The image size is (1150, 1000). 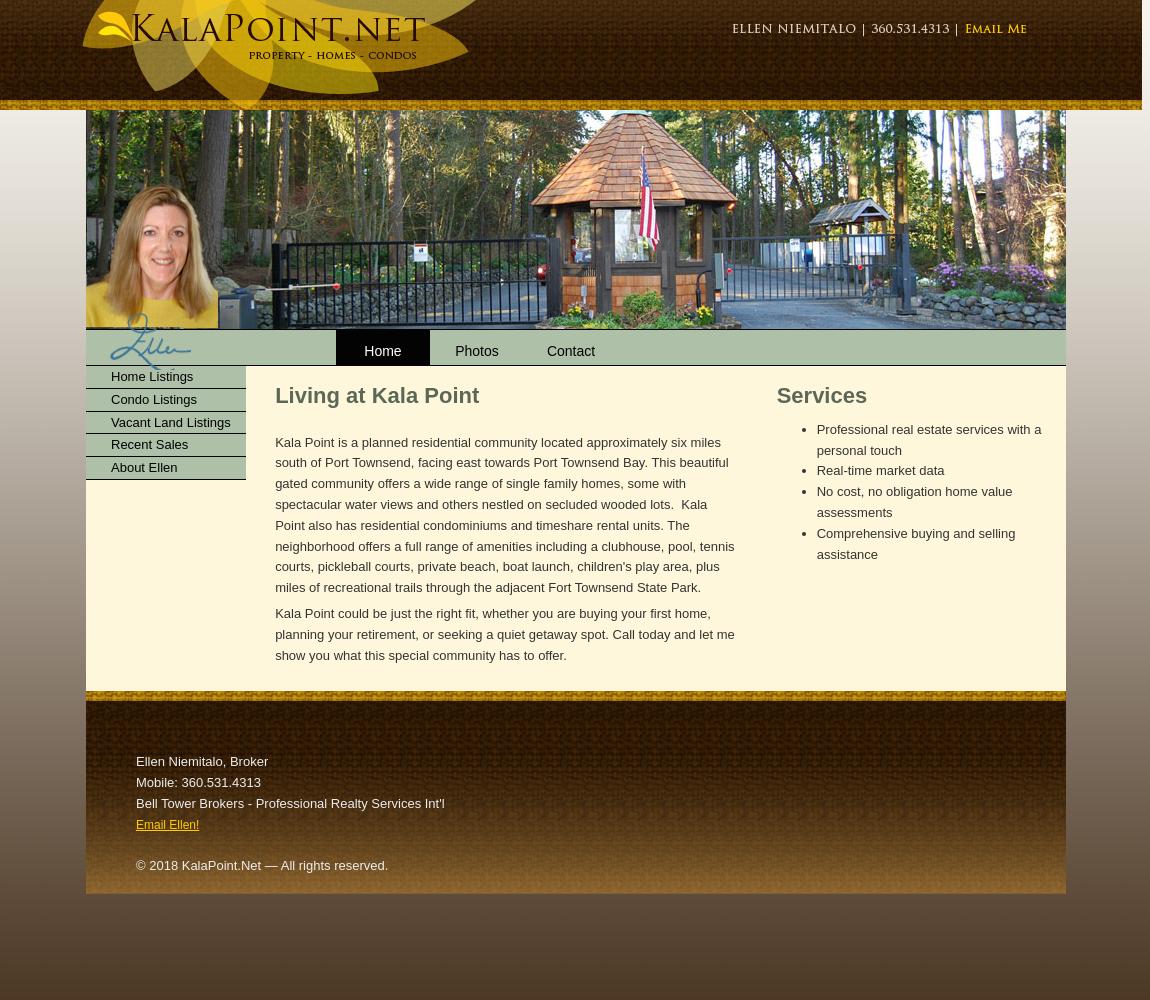 I want to click on 'Real-time market data', so click(x=815, y=469).